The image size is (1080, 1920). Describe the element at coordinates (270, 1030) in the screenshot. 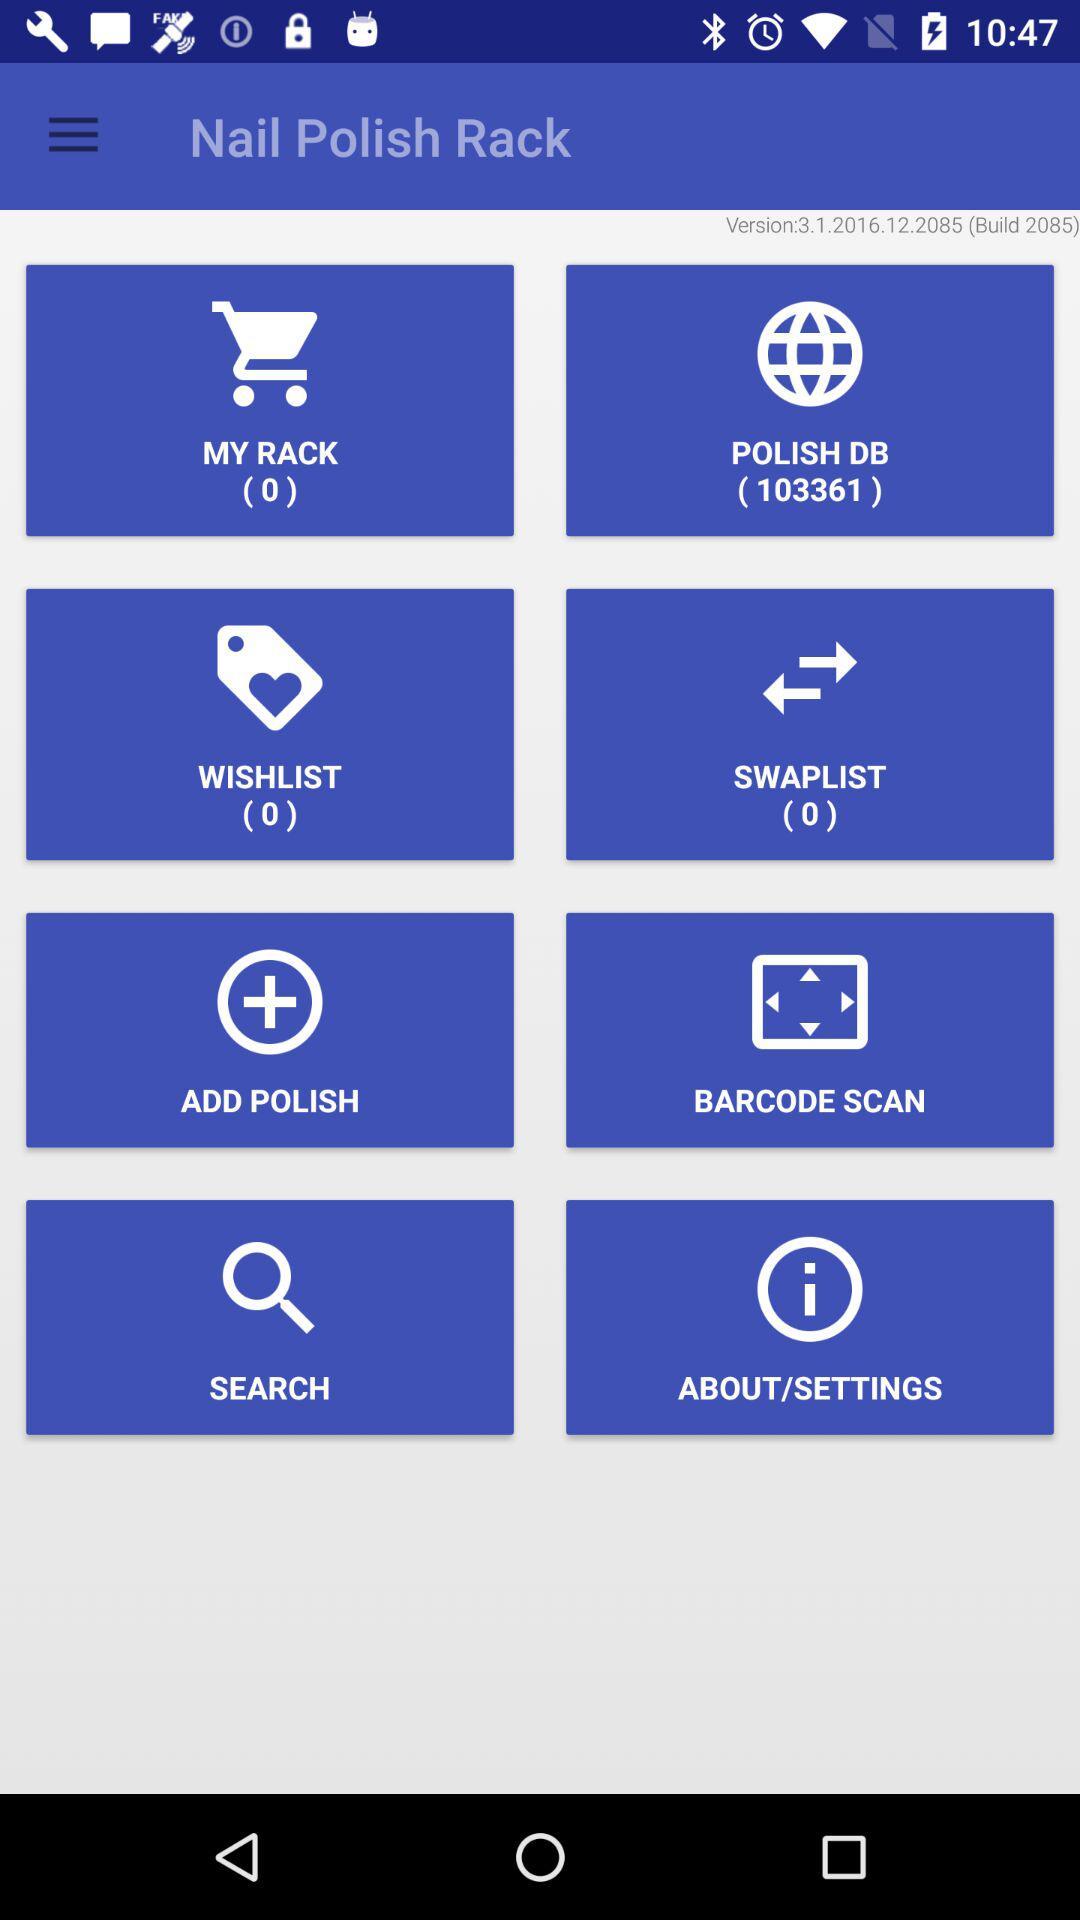

I see `icon below wishlist` at that location.